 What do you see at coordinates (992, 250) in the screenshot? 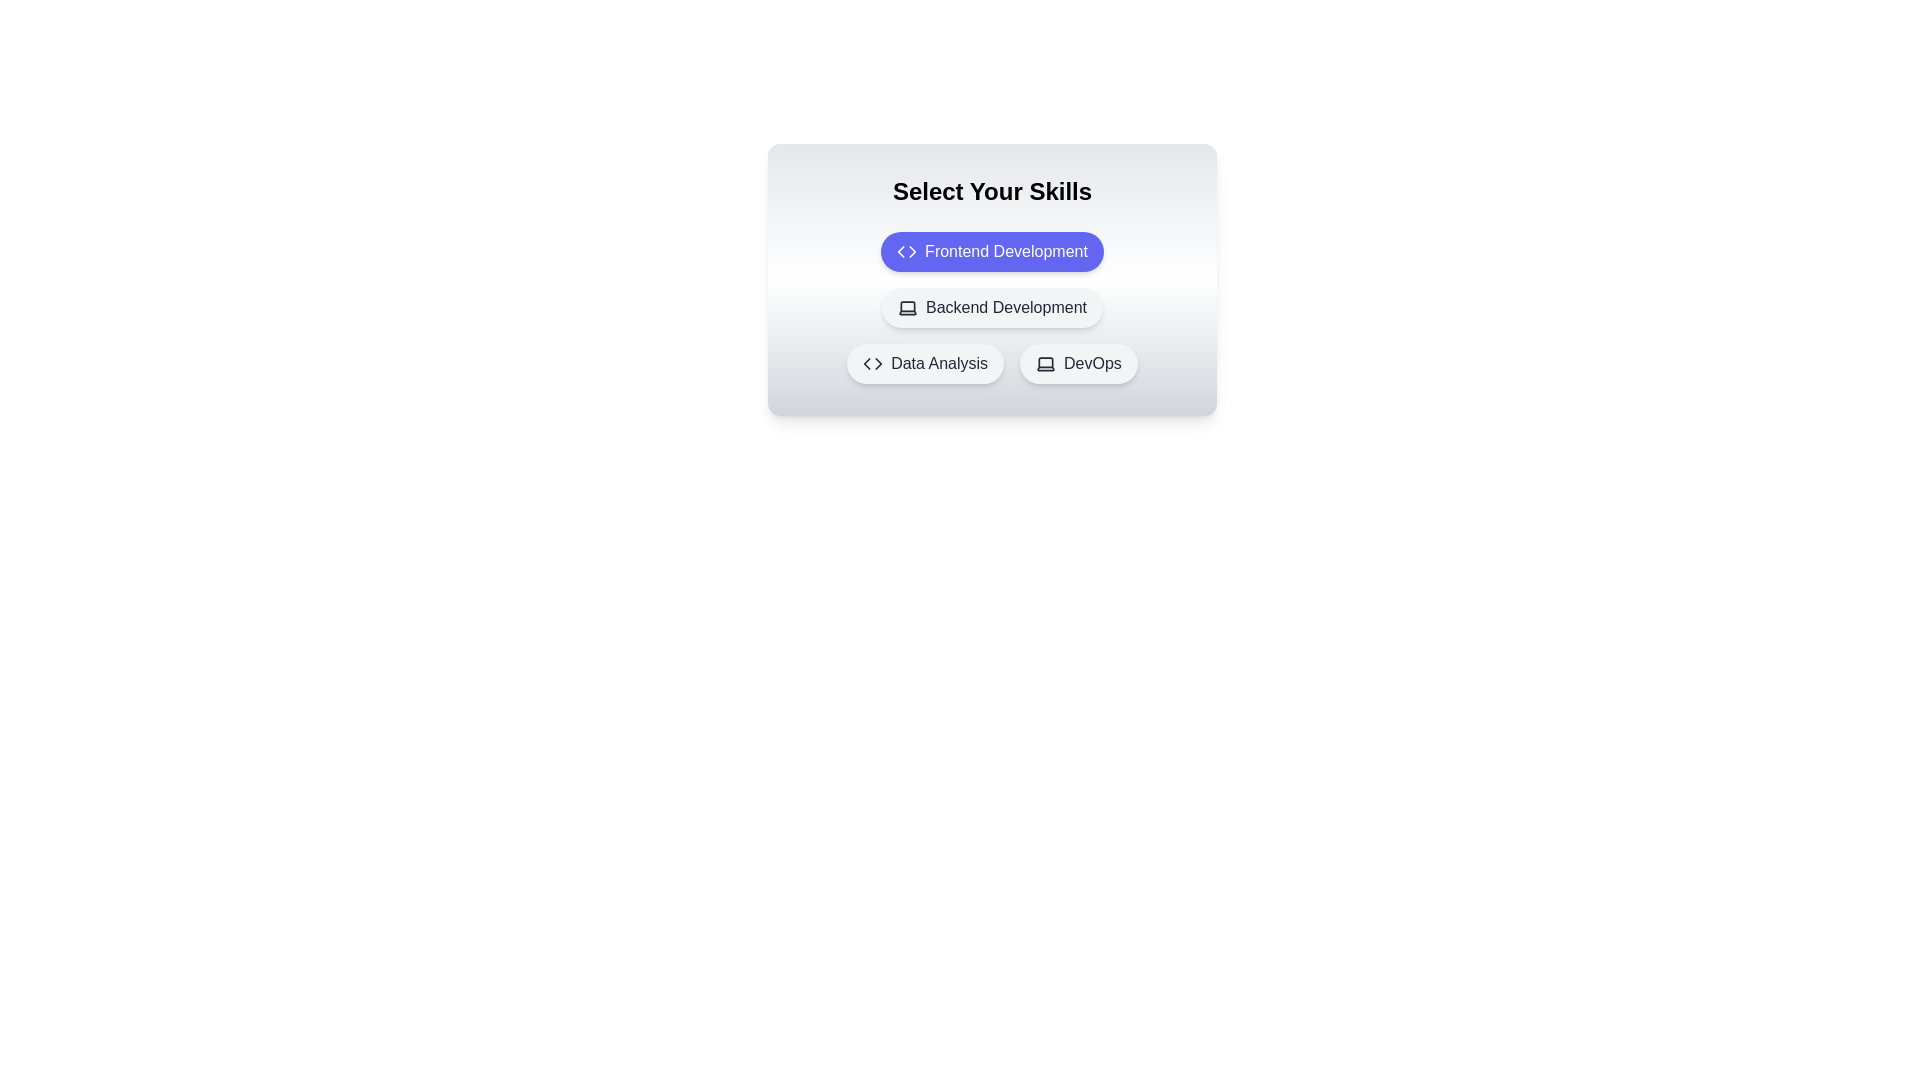
I see `the skill chip labeled 'Frontend Development' to toggle its selection state` at bounding box center [992, 250].